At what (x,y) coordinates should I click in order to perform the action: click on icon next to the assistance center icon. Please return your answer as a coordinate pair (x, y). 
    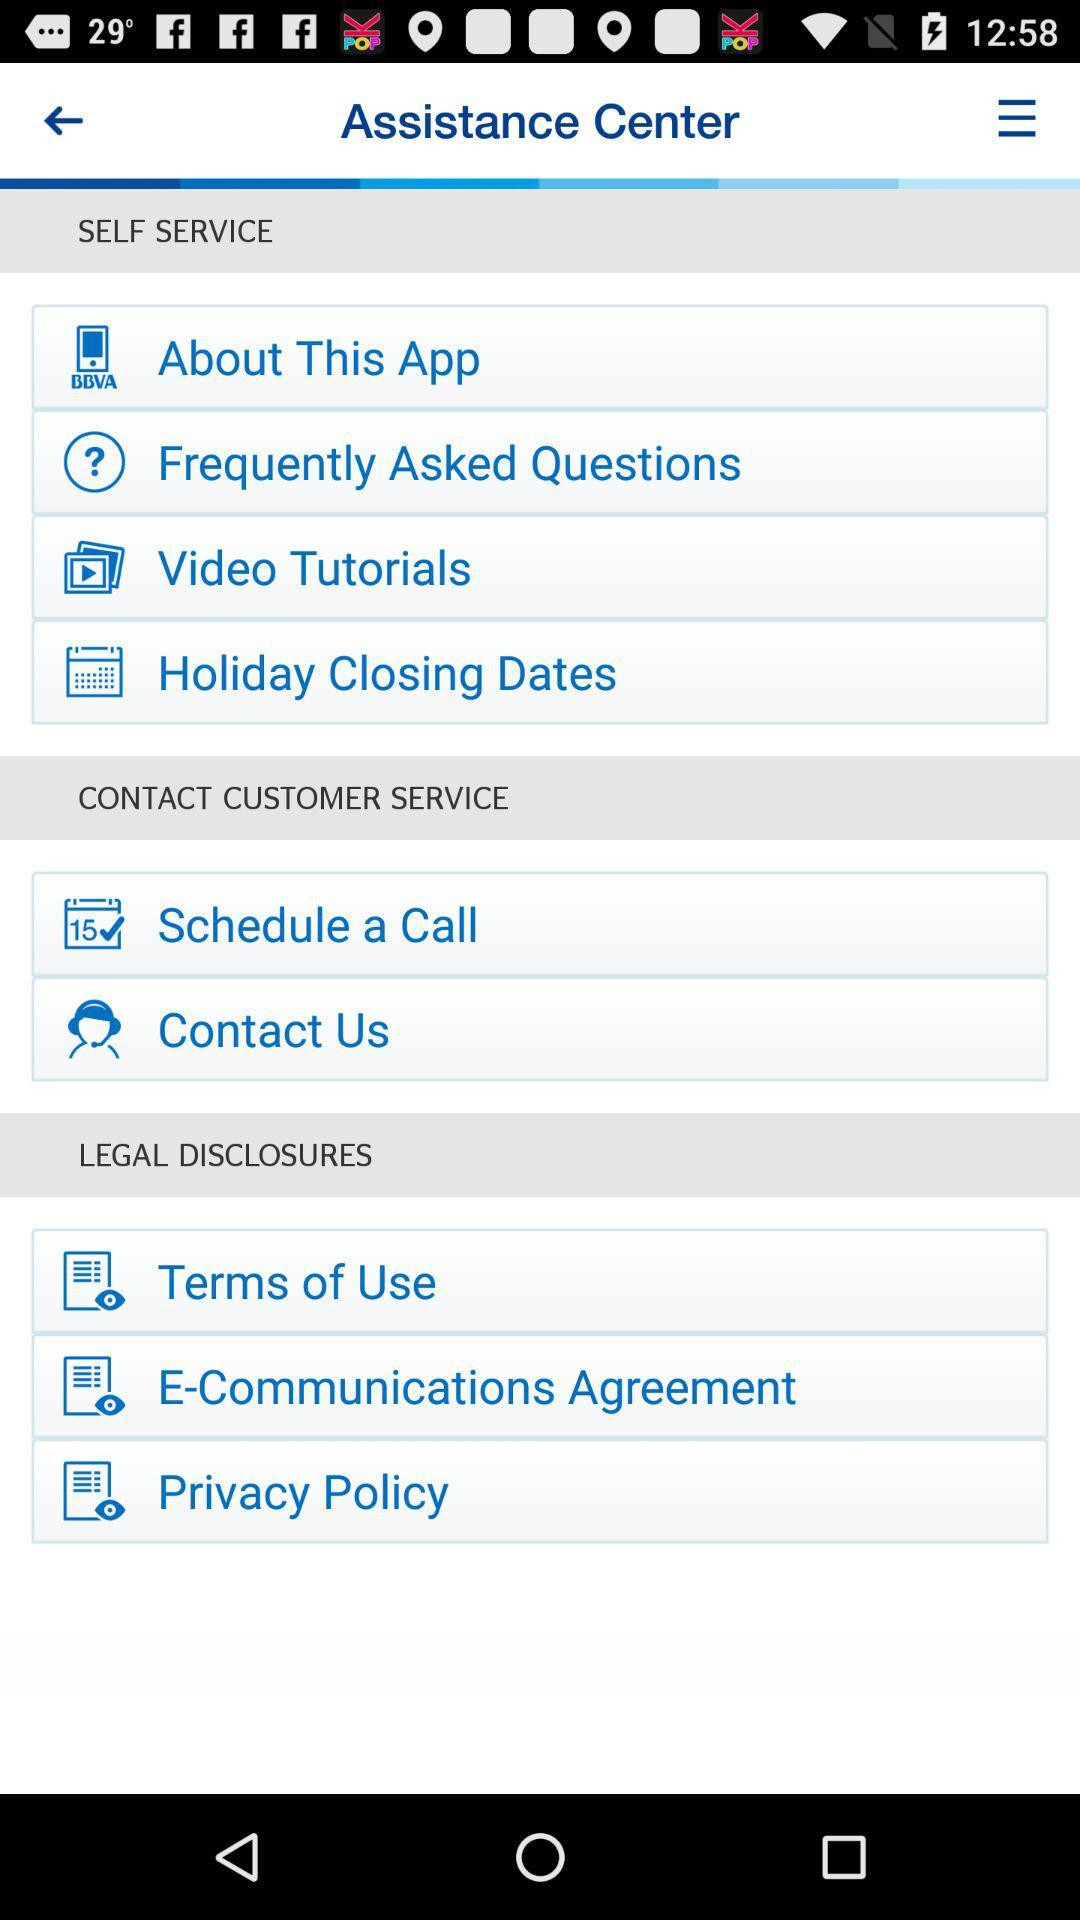
    Looking at the image, I should click on (1017, 119).